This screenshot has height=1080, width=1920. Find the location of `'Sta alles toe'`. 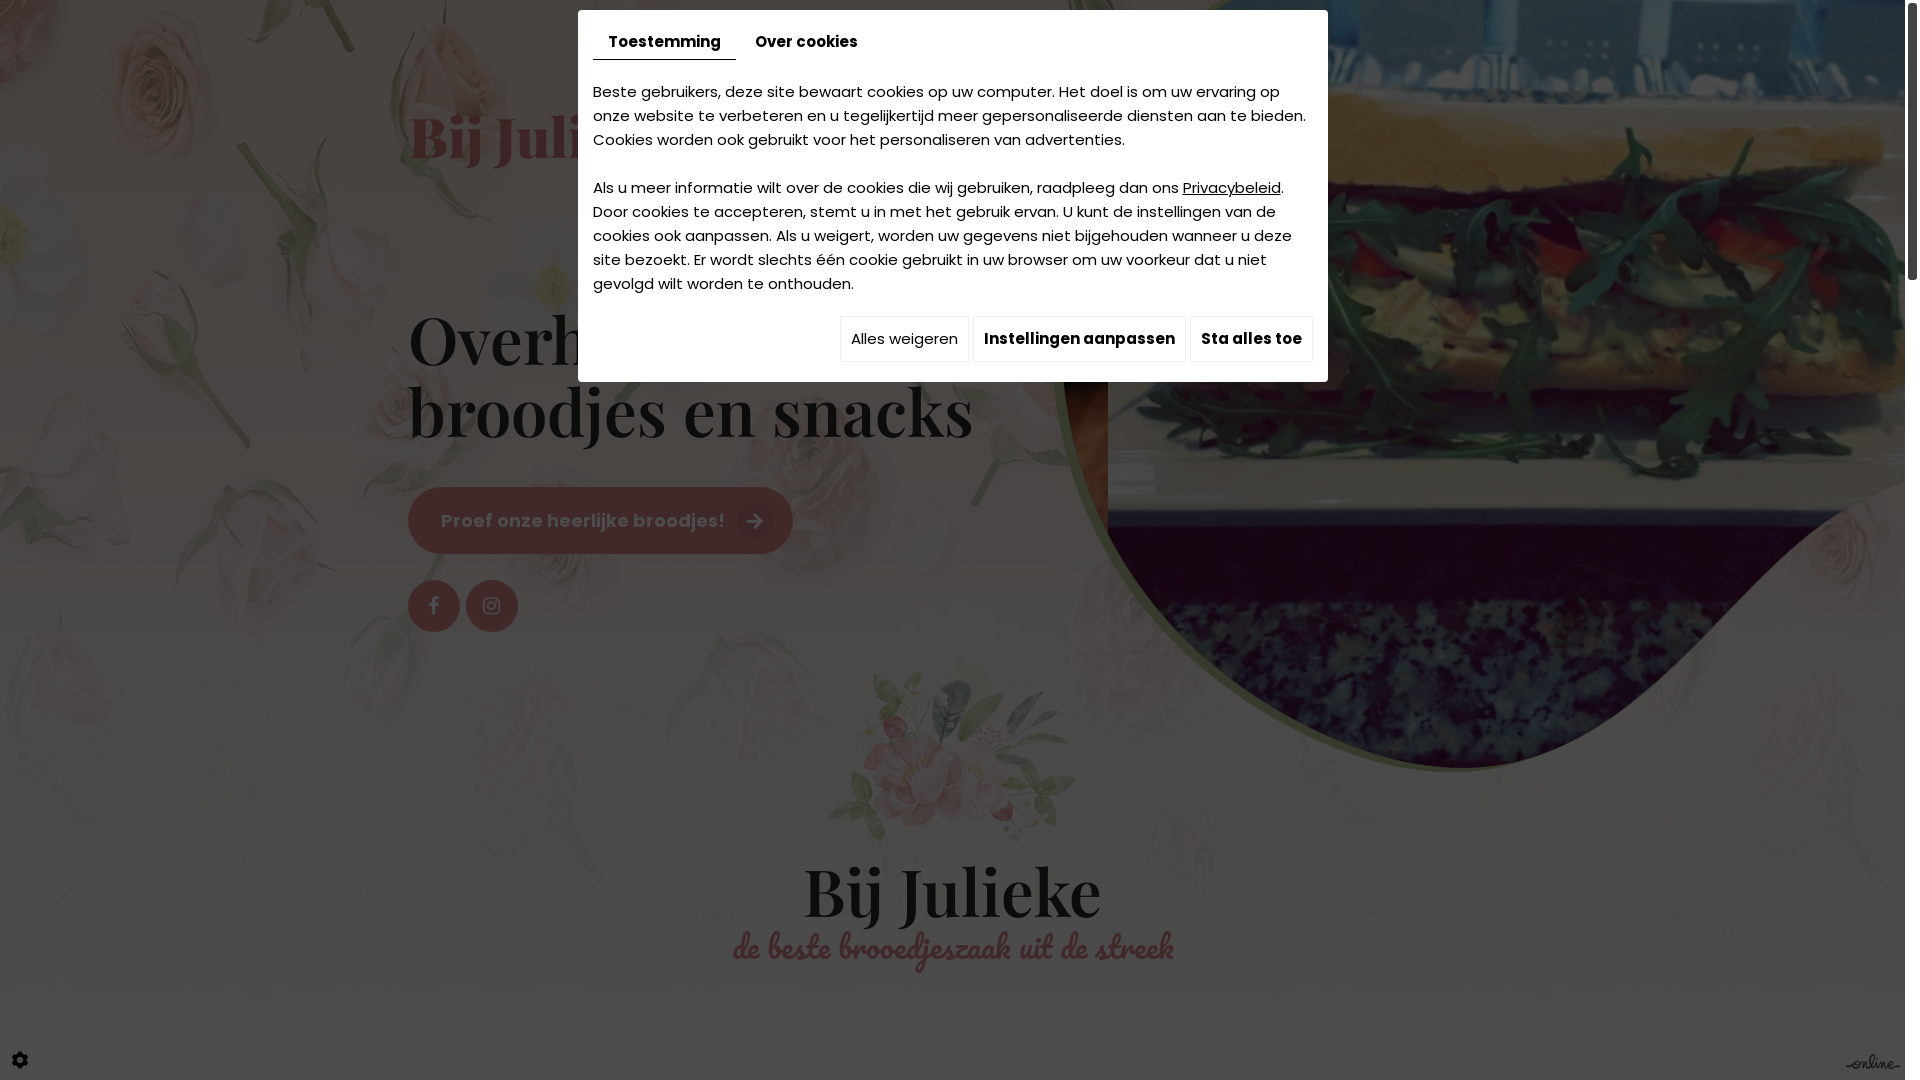

'Sta alles toe' is located at coordinates (1250, 338).